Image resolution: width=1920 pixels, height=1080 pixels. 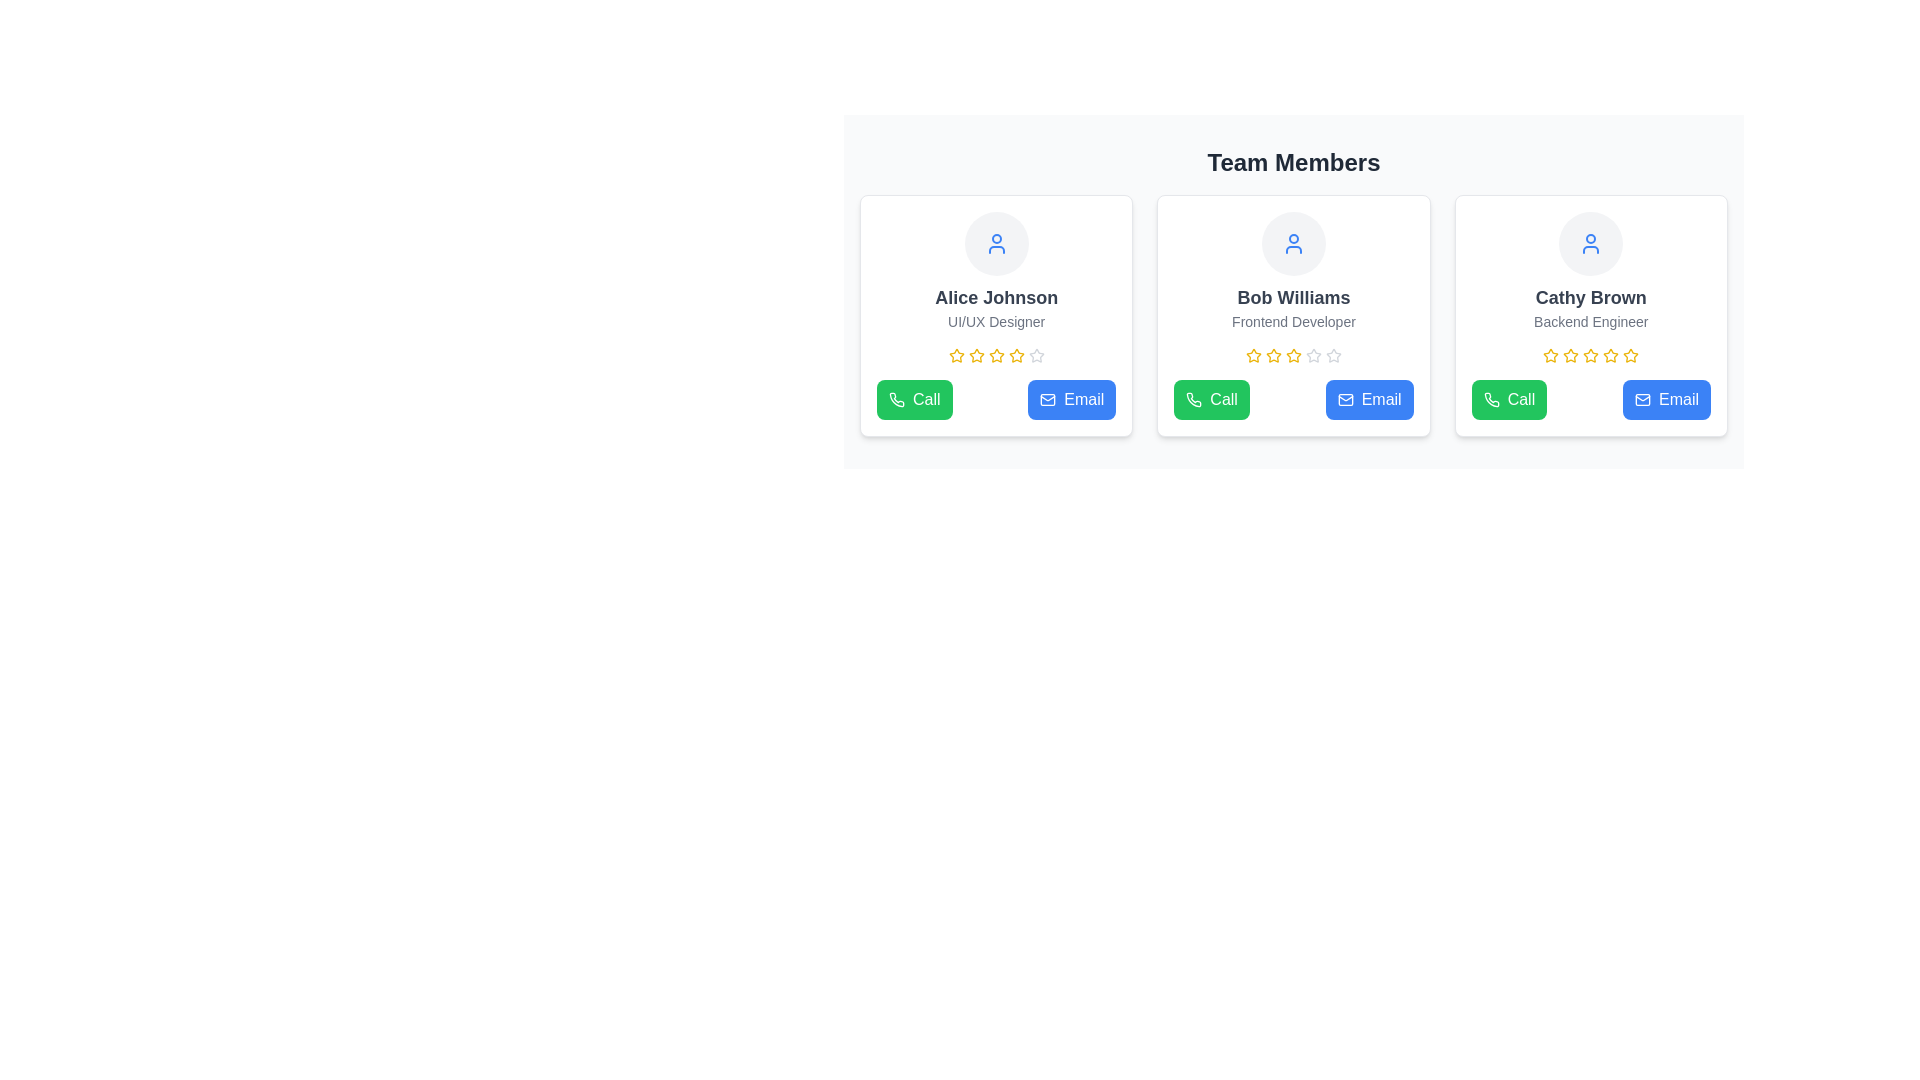 I want to click on the 'Email' button which is represented by an envelope icon and is, so click(x=1345, y=400).